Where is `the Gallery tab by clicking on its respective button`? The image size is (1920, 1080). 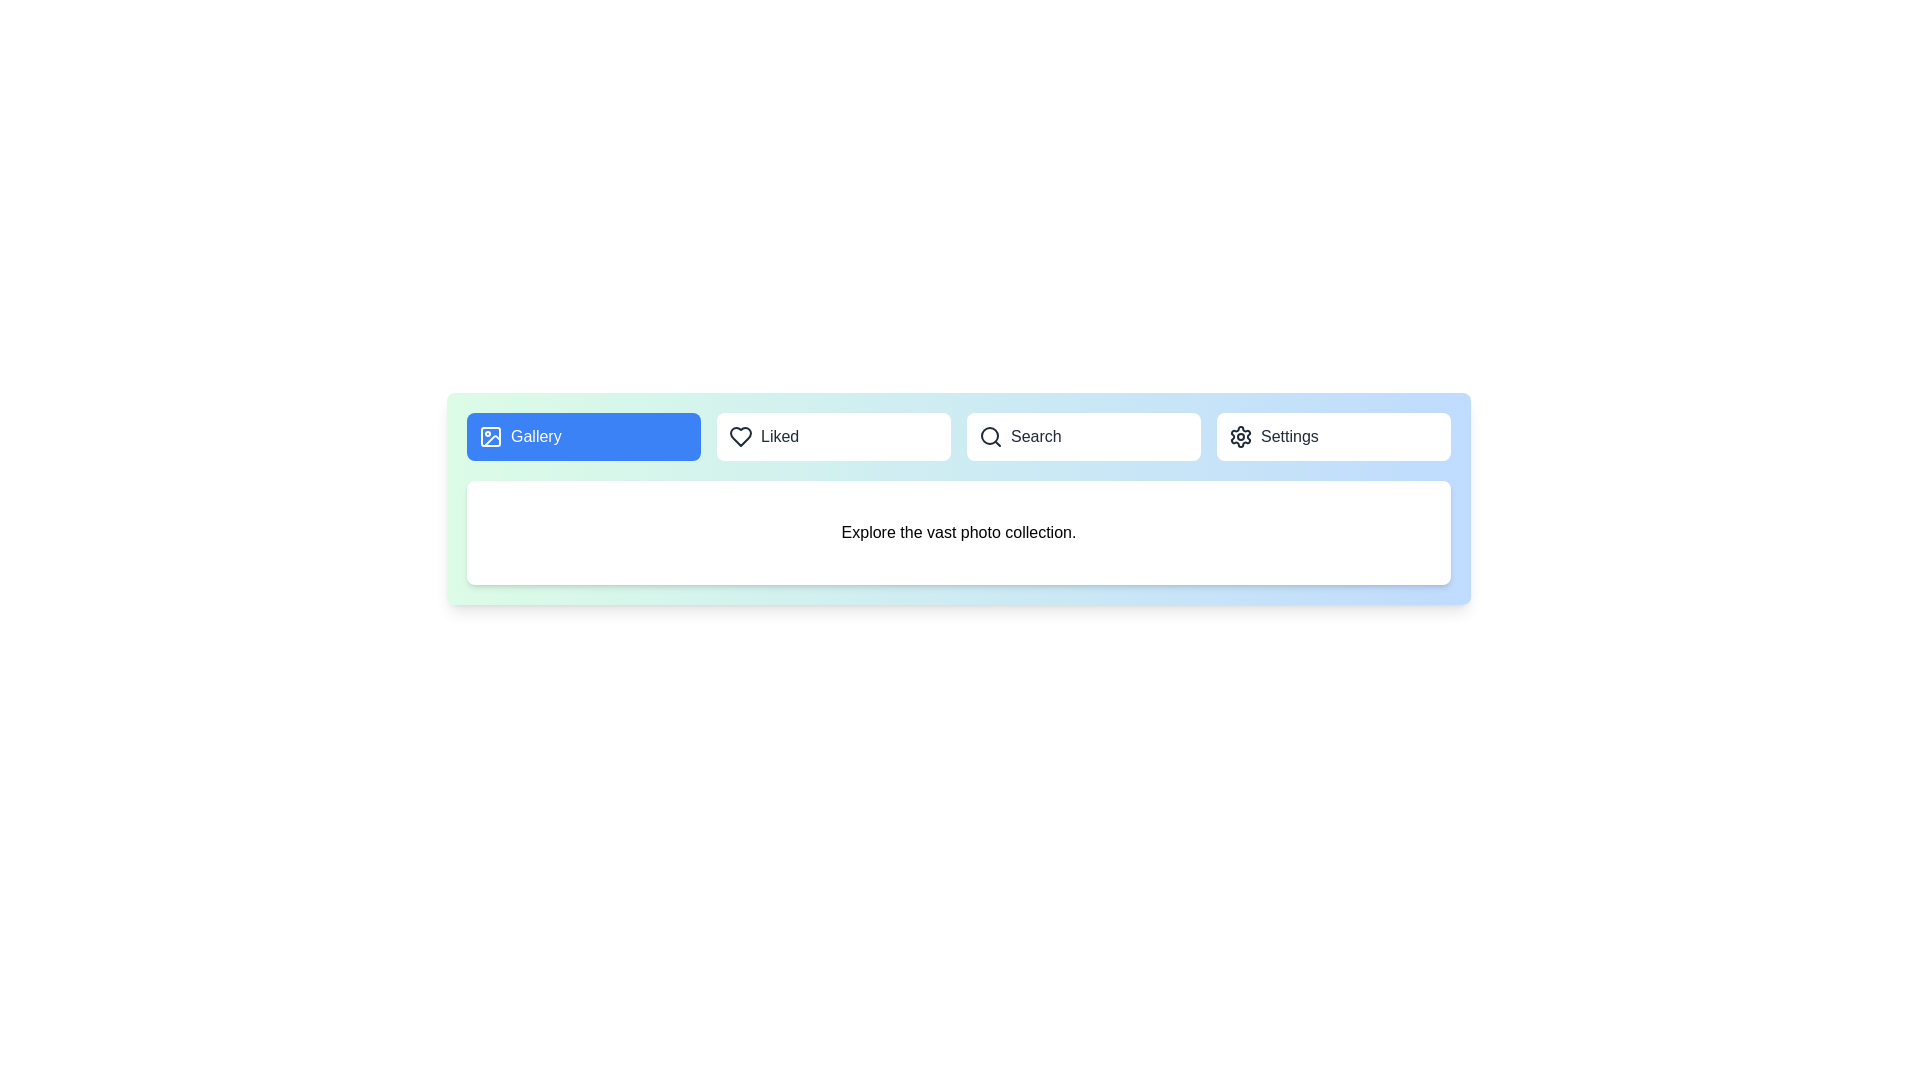
the Gallery tab by clicking on its respective button is located at coordinates (583, 435).